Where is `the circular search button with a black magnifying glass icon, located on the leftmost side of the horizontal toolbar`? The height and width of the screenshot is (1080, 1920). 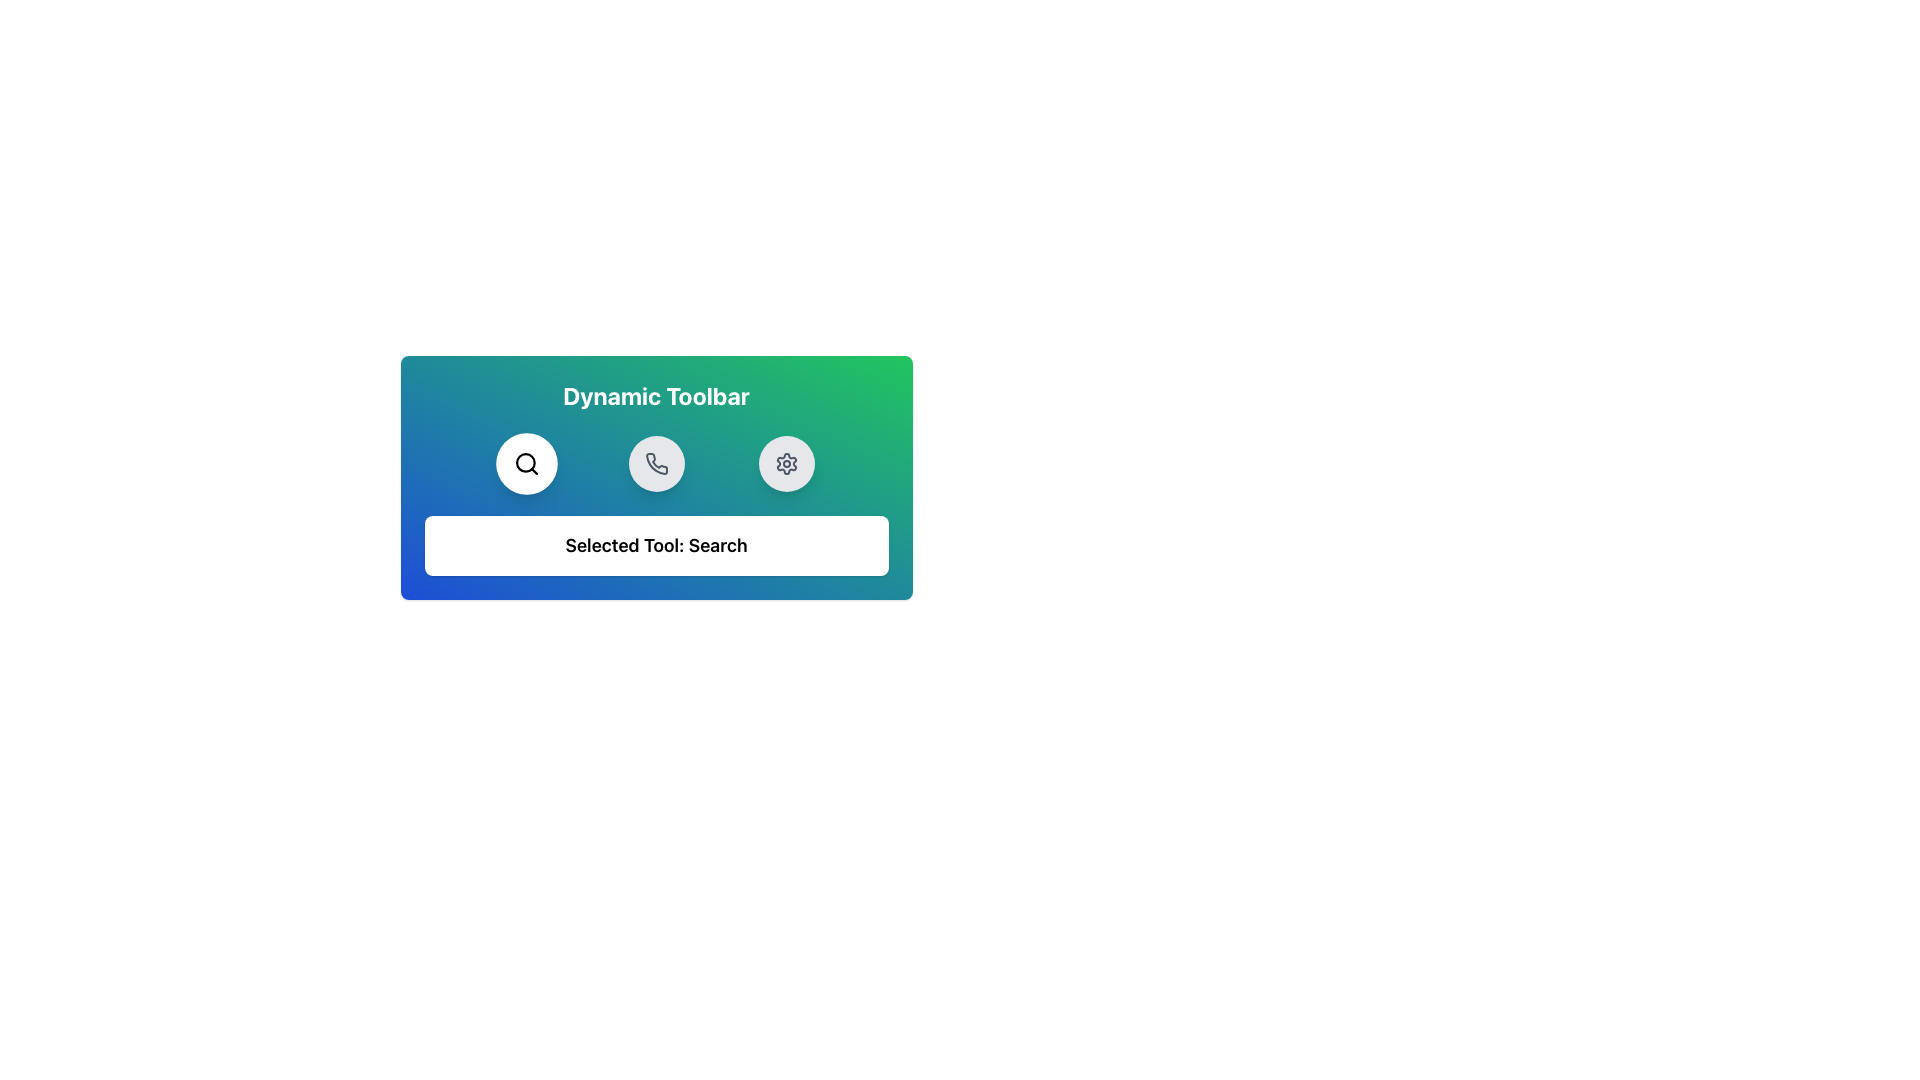 the circular search button with a black magnifying glass icon, located on the leftmost side of the horizontal toolbar is located at coordinates (526, 463).